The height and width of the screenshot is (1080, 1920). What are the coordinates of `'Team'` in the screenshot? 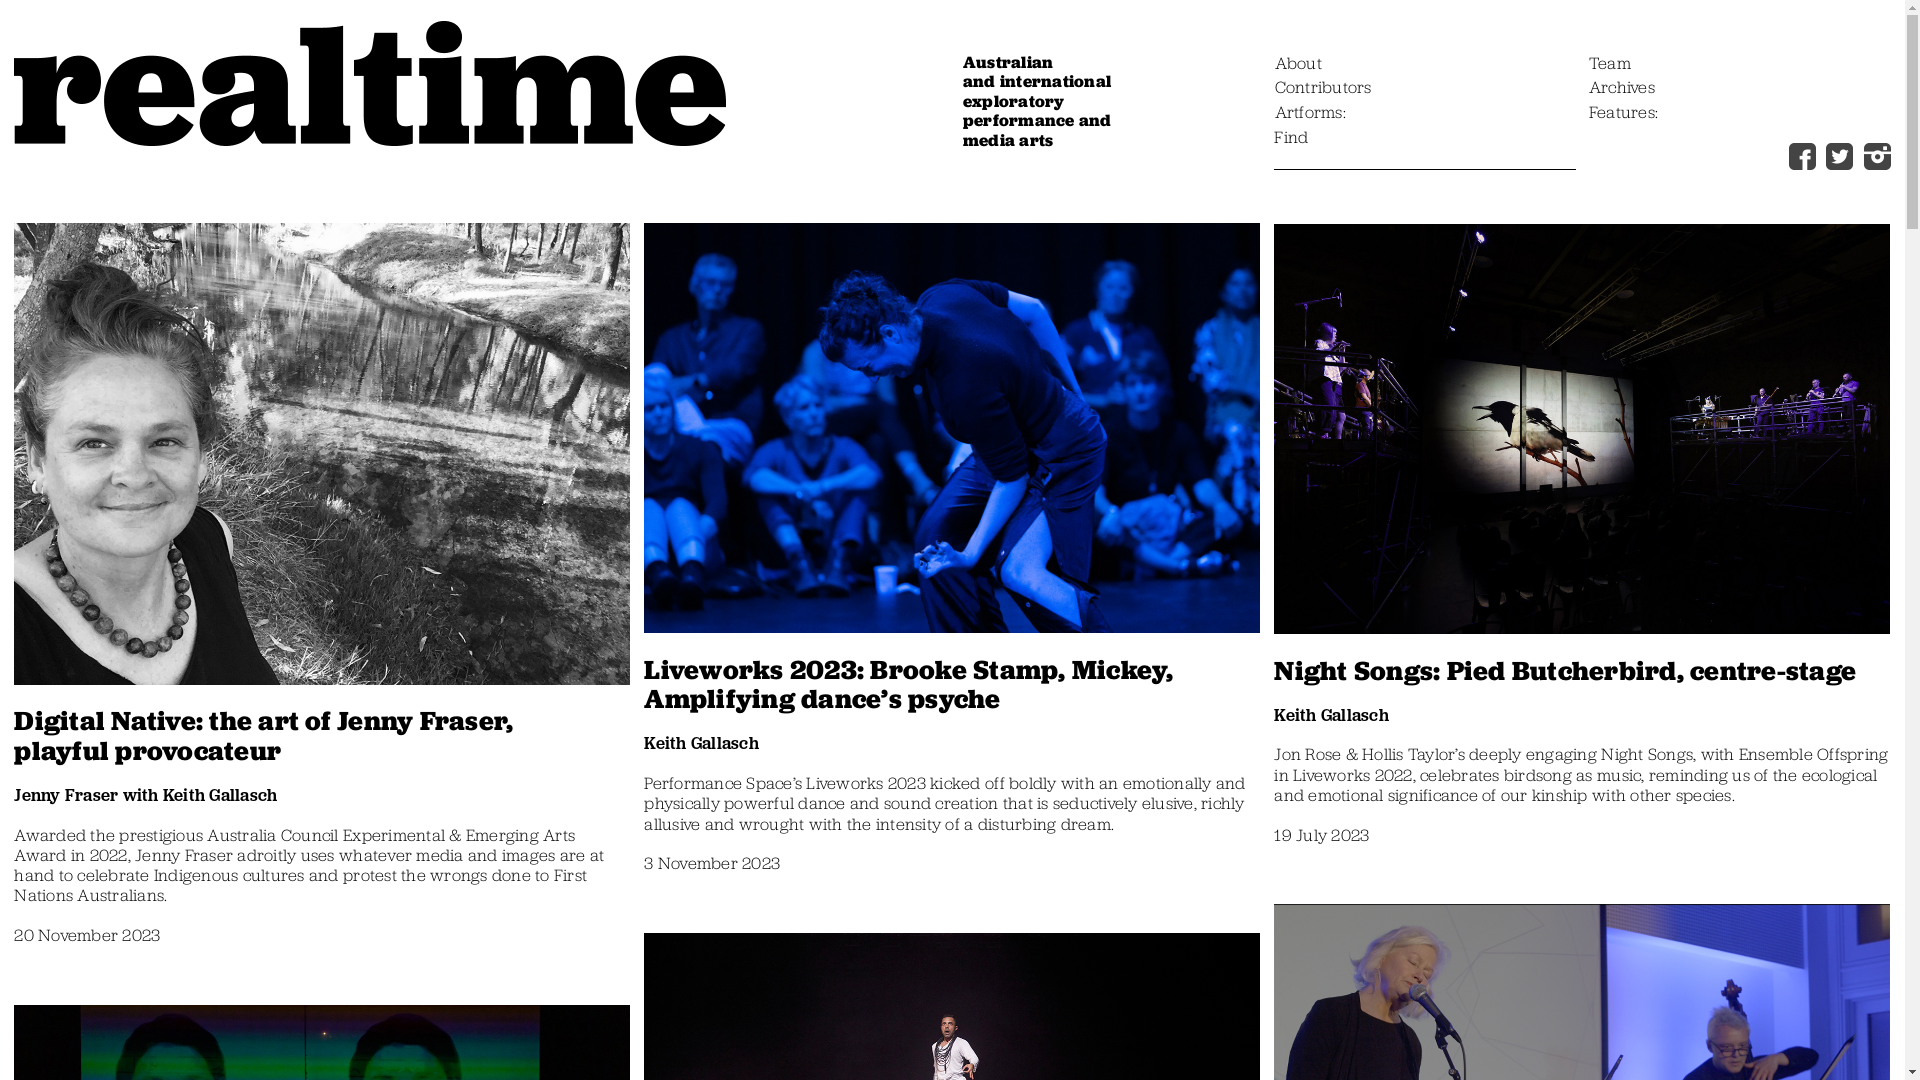 It's located at (1609, 64).